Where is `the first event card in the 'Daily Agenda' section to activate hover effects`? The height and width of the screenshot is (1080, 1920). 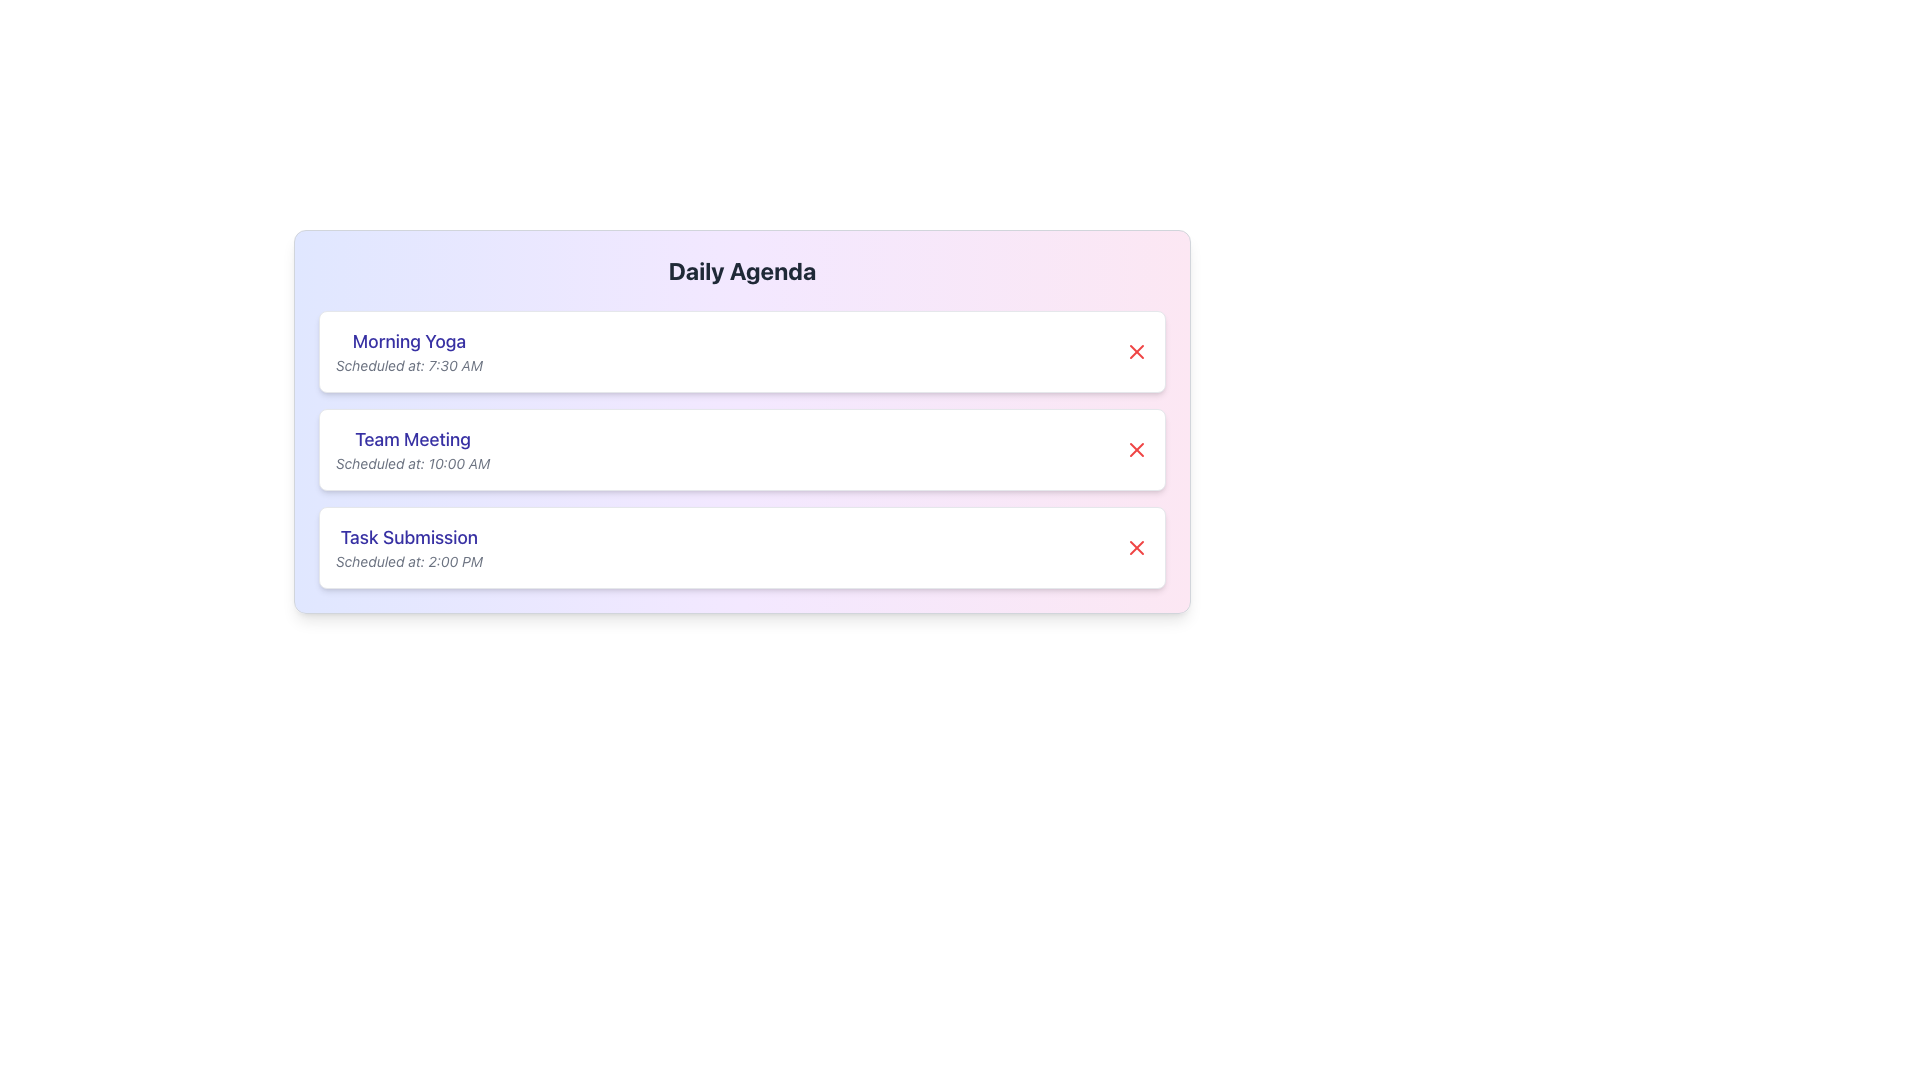 the first event card in the 'Daily Agenda' section to activate hover effects is located at coordinates (741, 350).